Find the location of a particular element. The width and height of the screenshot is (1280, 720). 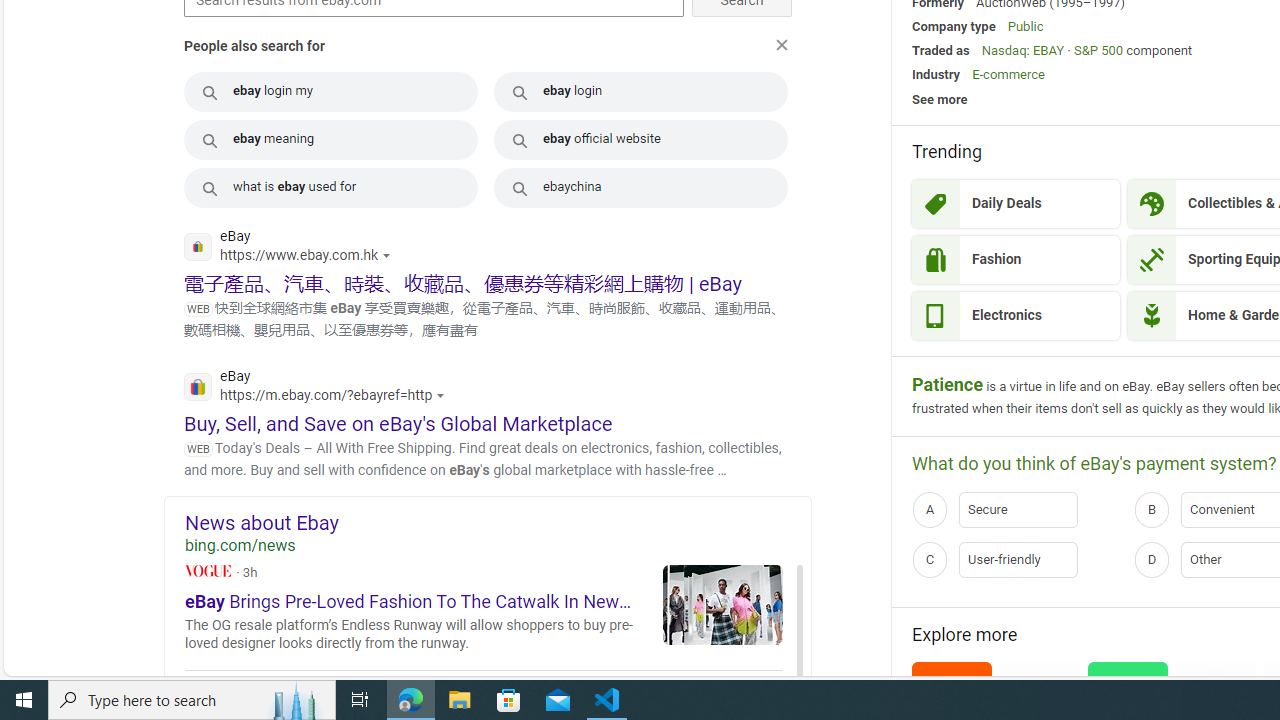

'Global web icon' is located at coordinates (197, 386).